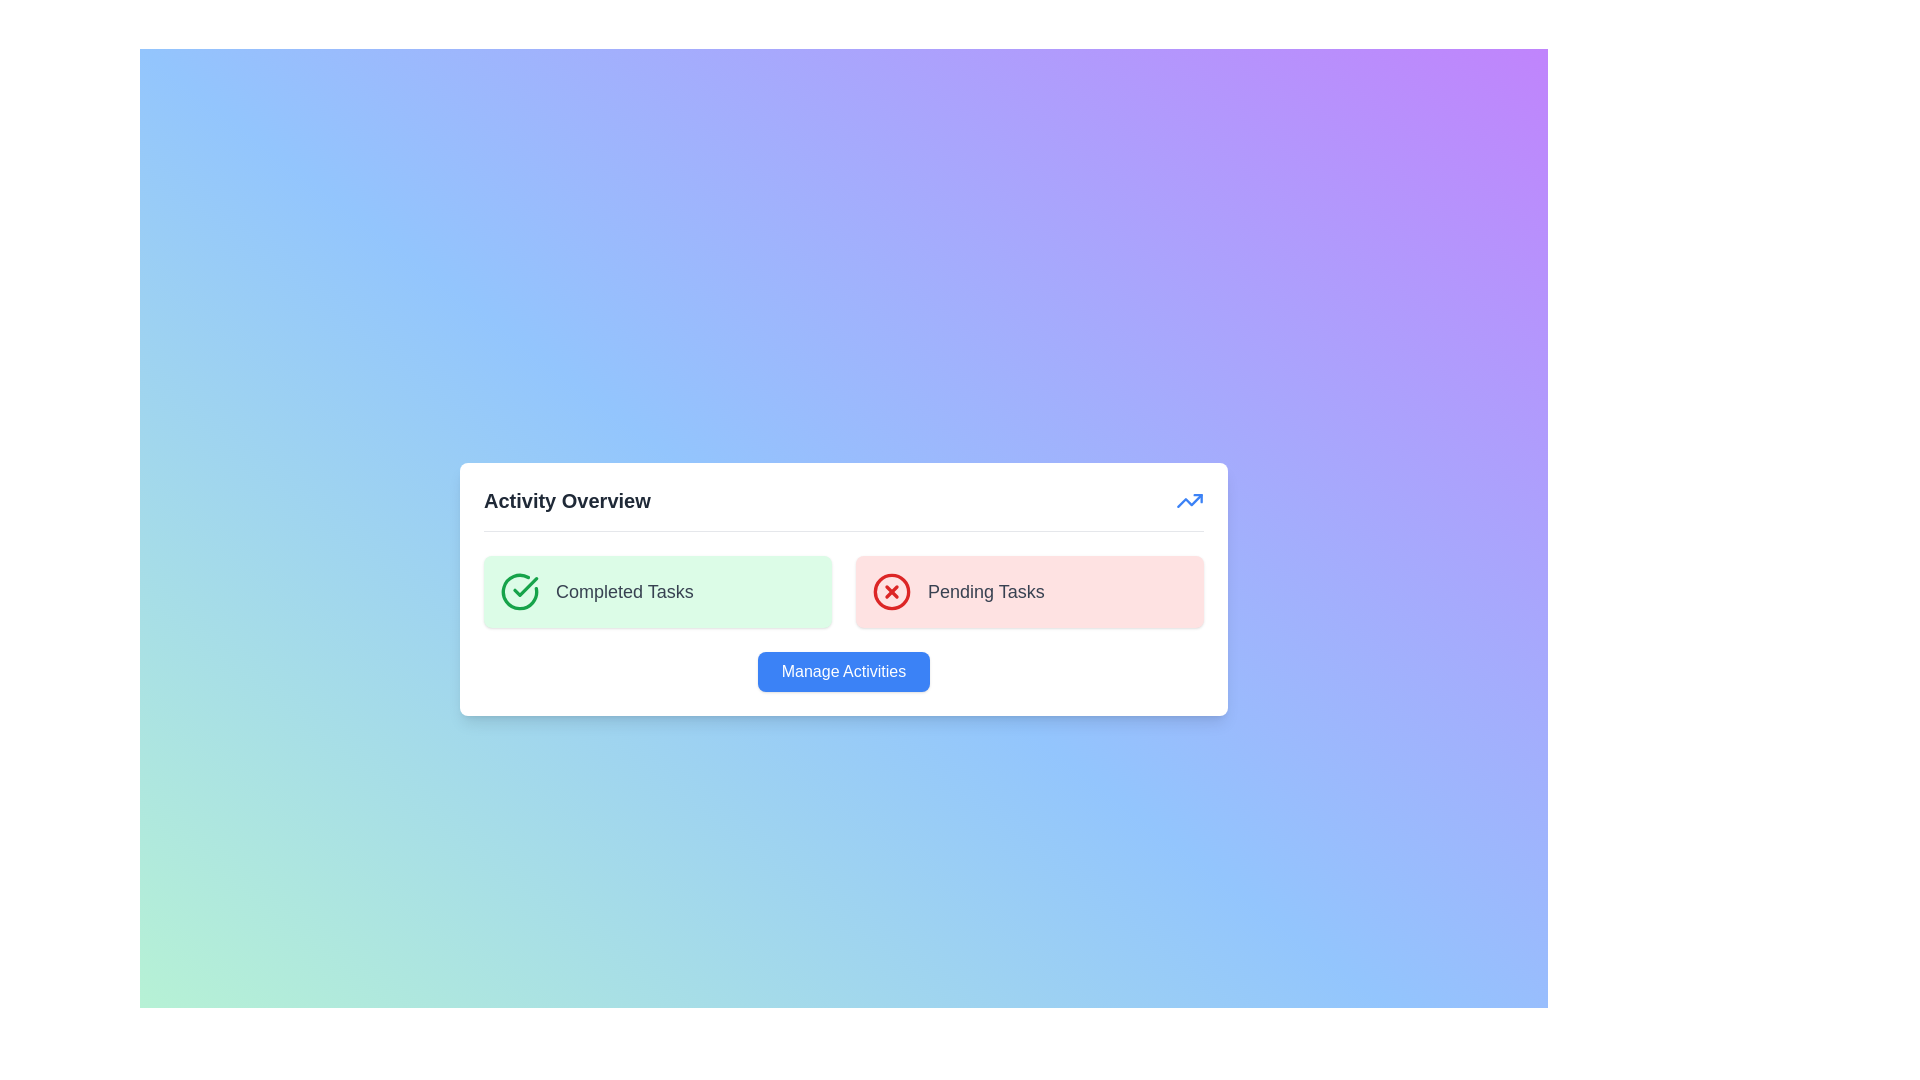  I want to click on the completion status indicator icon located in the 'Completed Tasks' section of the 'Activity Overview' card, so click(519, 590).